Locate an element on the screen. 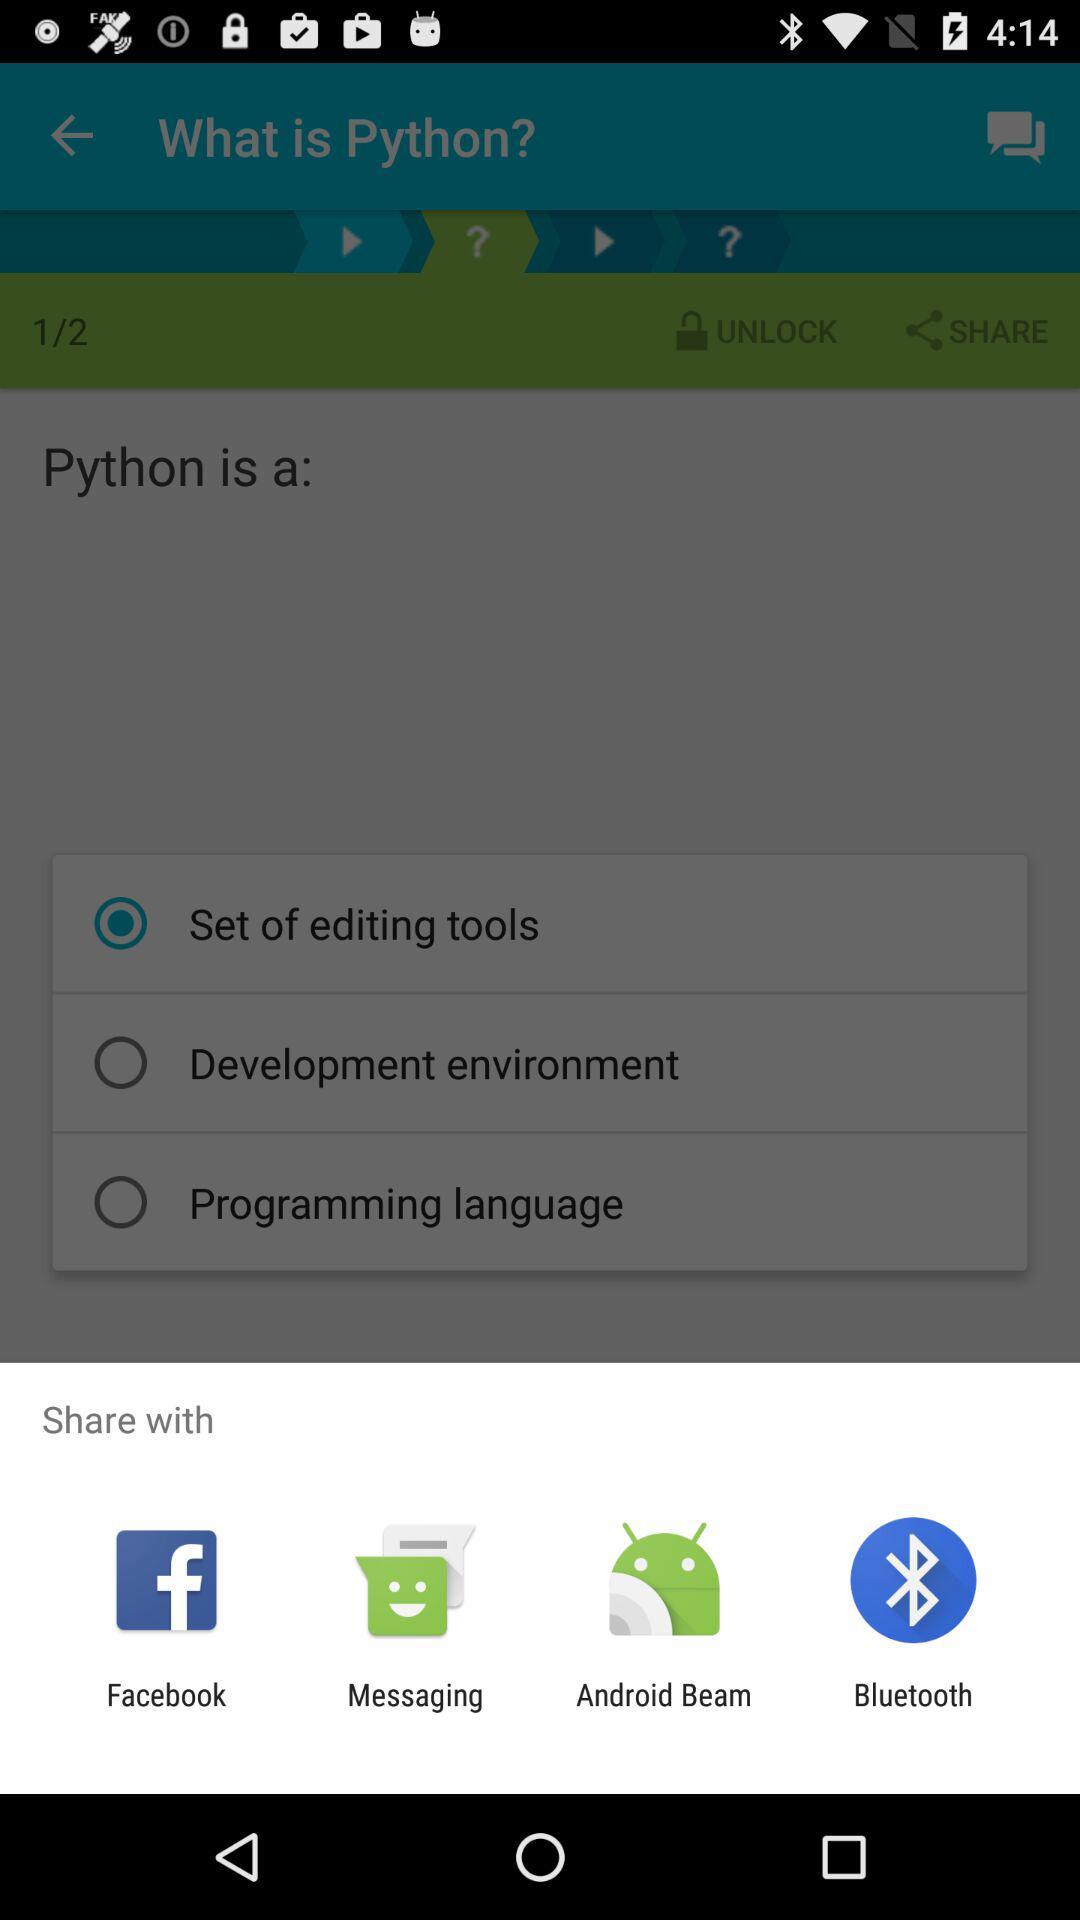 The height and width of the screenshot is (1920, 1080). the item next to the messaging is located at coordinates (664, 1711).